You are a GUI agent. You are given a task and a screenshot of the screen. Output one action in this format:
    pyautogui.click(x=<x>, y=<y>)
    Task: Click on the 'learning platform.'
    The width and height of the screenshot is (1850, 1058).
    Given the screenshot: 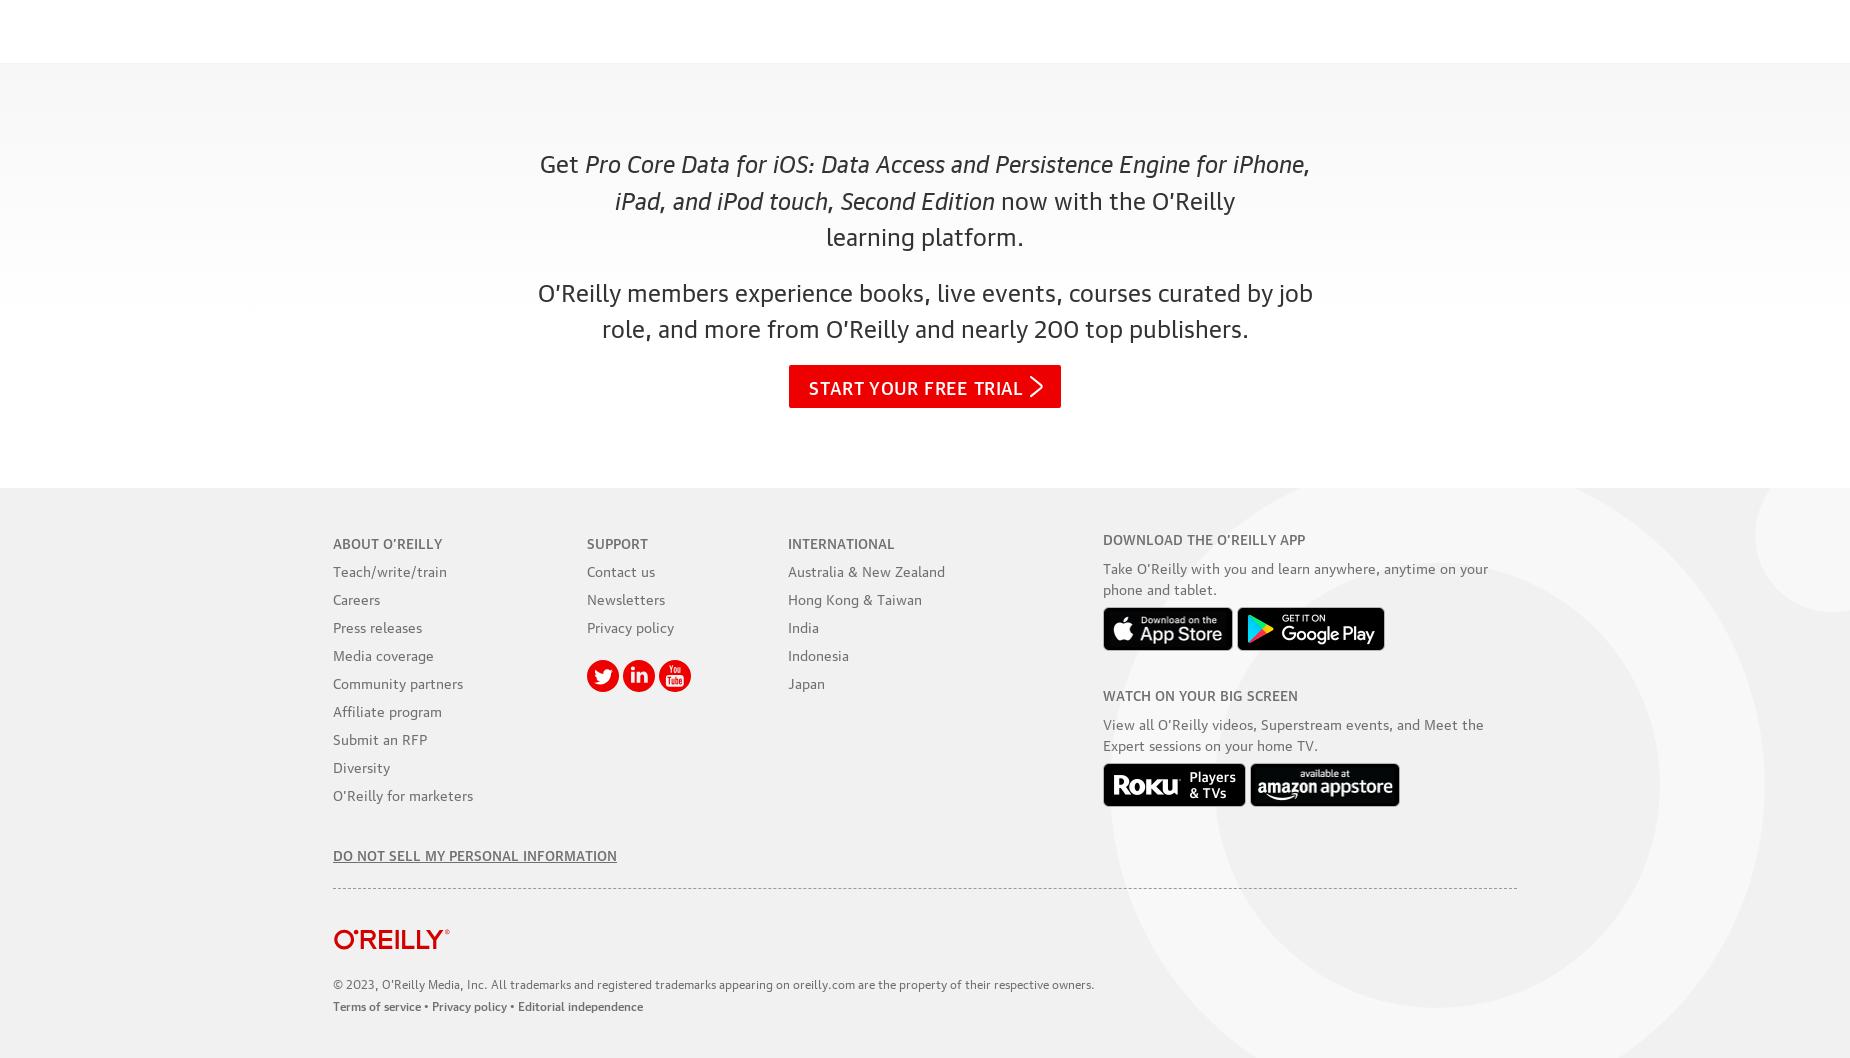 What is the action you would take?
    pyautogui.click(x=925, y=234)
    